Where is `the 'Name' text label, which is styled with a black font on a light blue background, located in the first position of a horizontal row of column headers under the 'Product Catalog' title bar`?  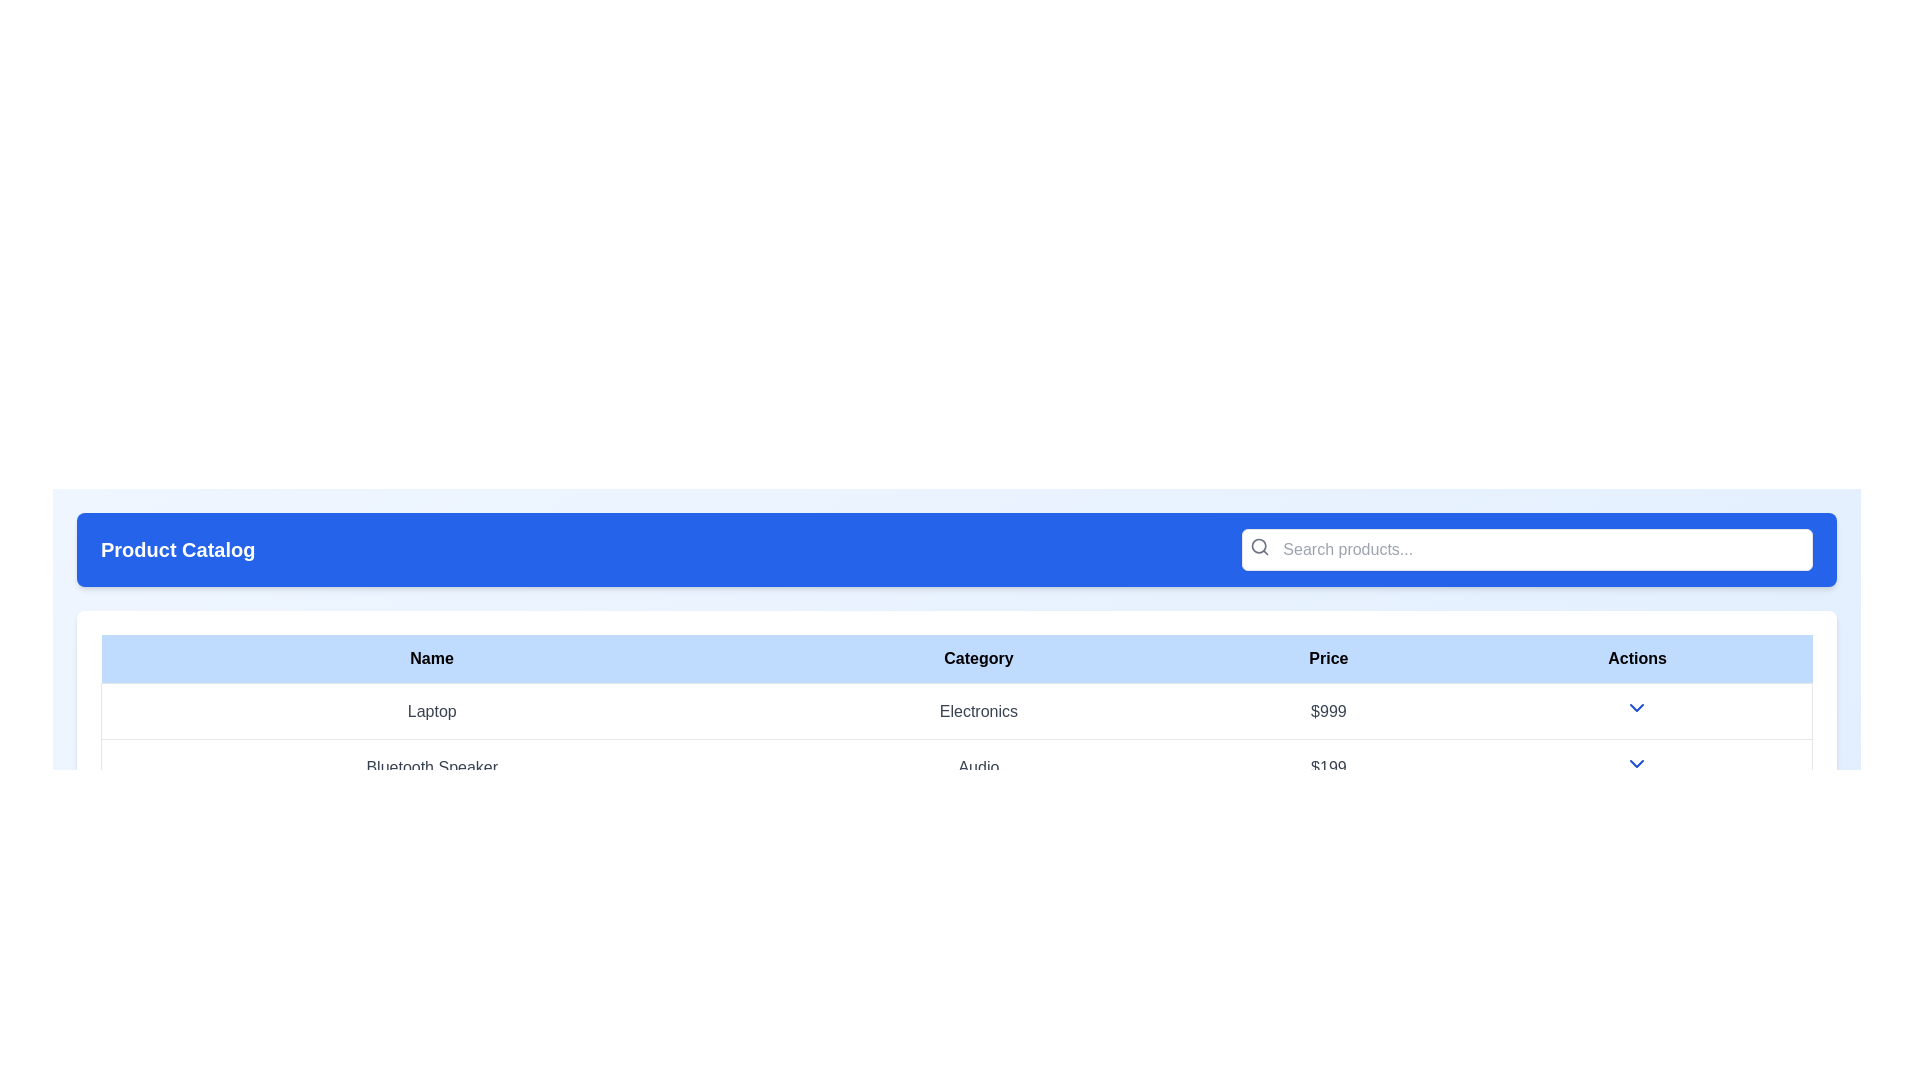
the 'Name' text label, which is styled with a black font on a light blue background, located in the first position of a horizontal row of column headers under the 'Product Catalog' title bar is located at coordinates (431, 659).